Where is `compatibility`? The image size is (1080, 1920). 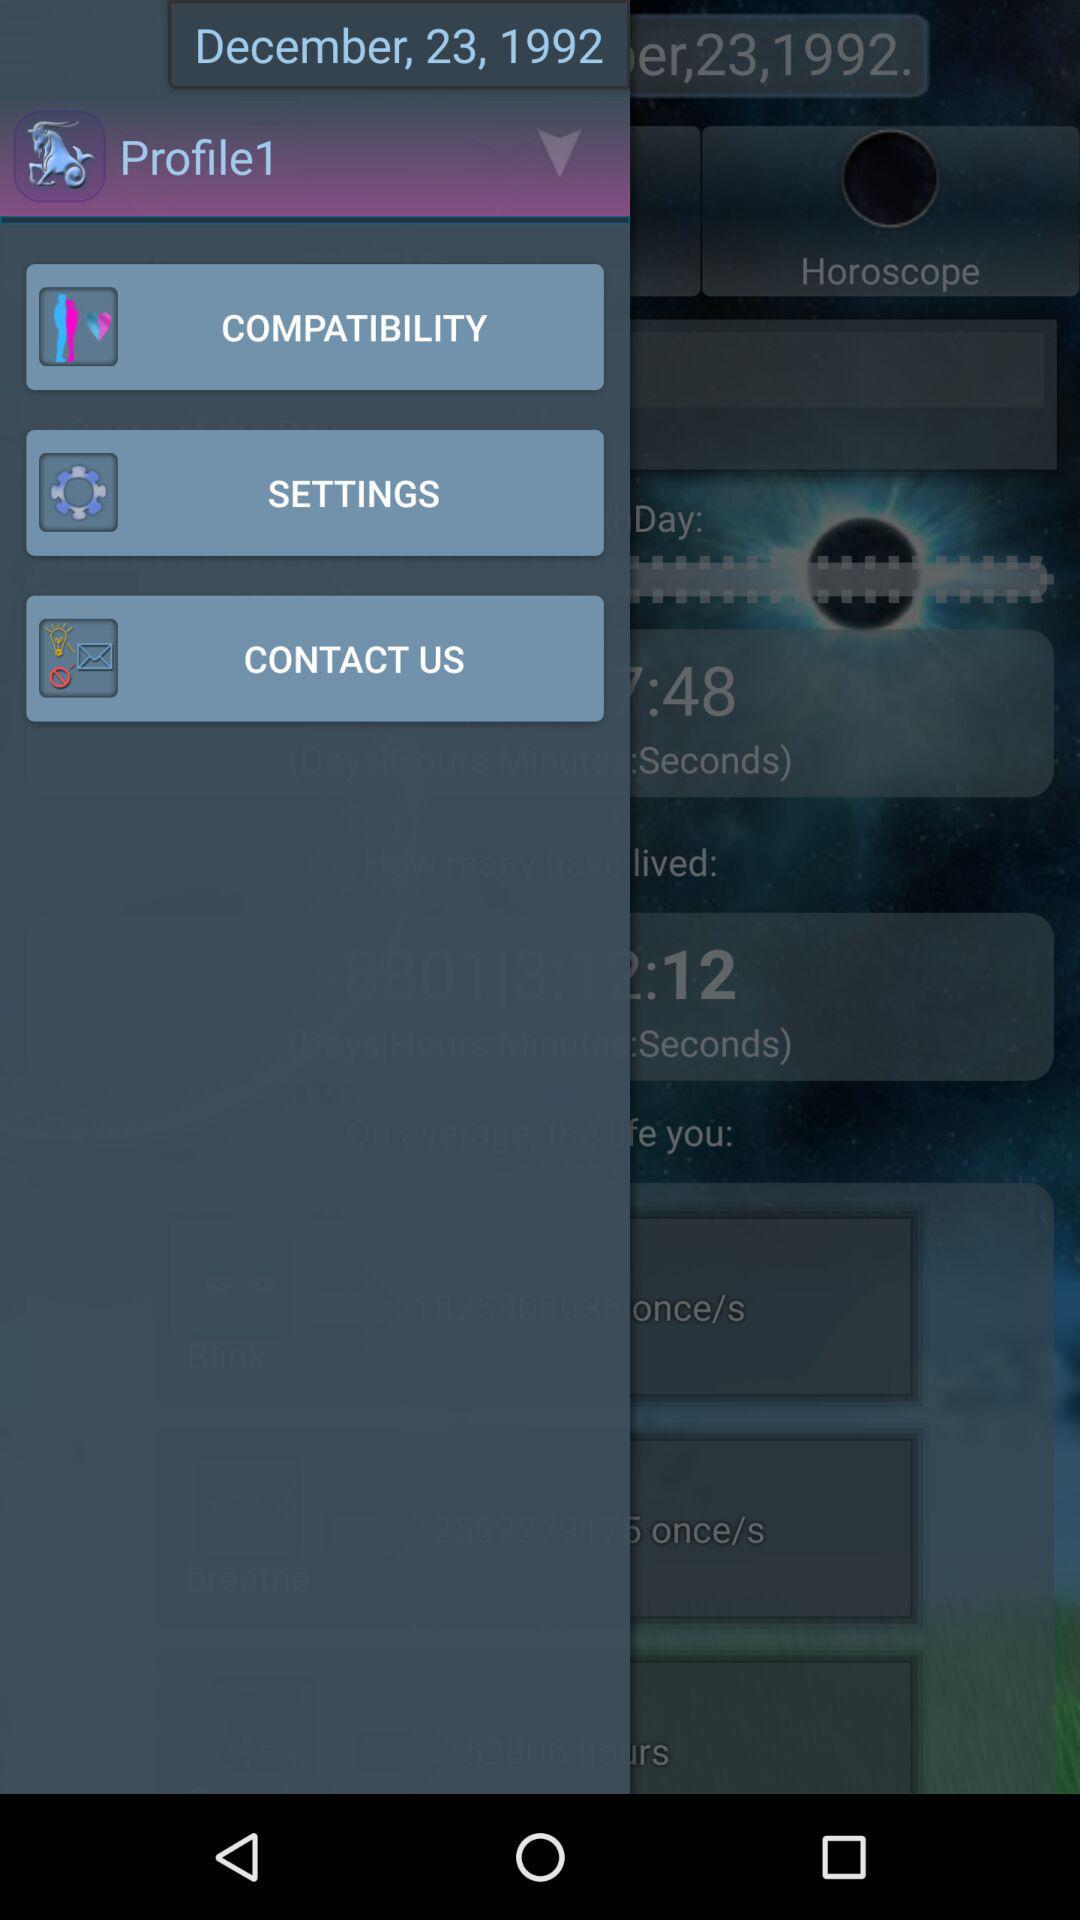
compatibility is located at coordinates (315, 326).